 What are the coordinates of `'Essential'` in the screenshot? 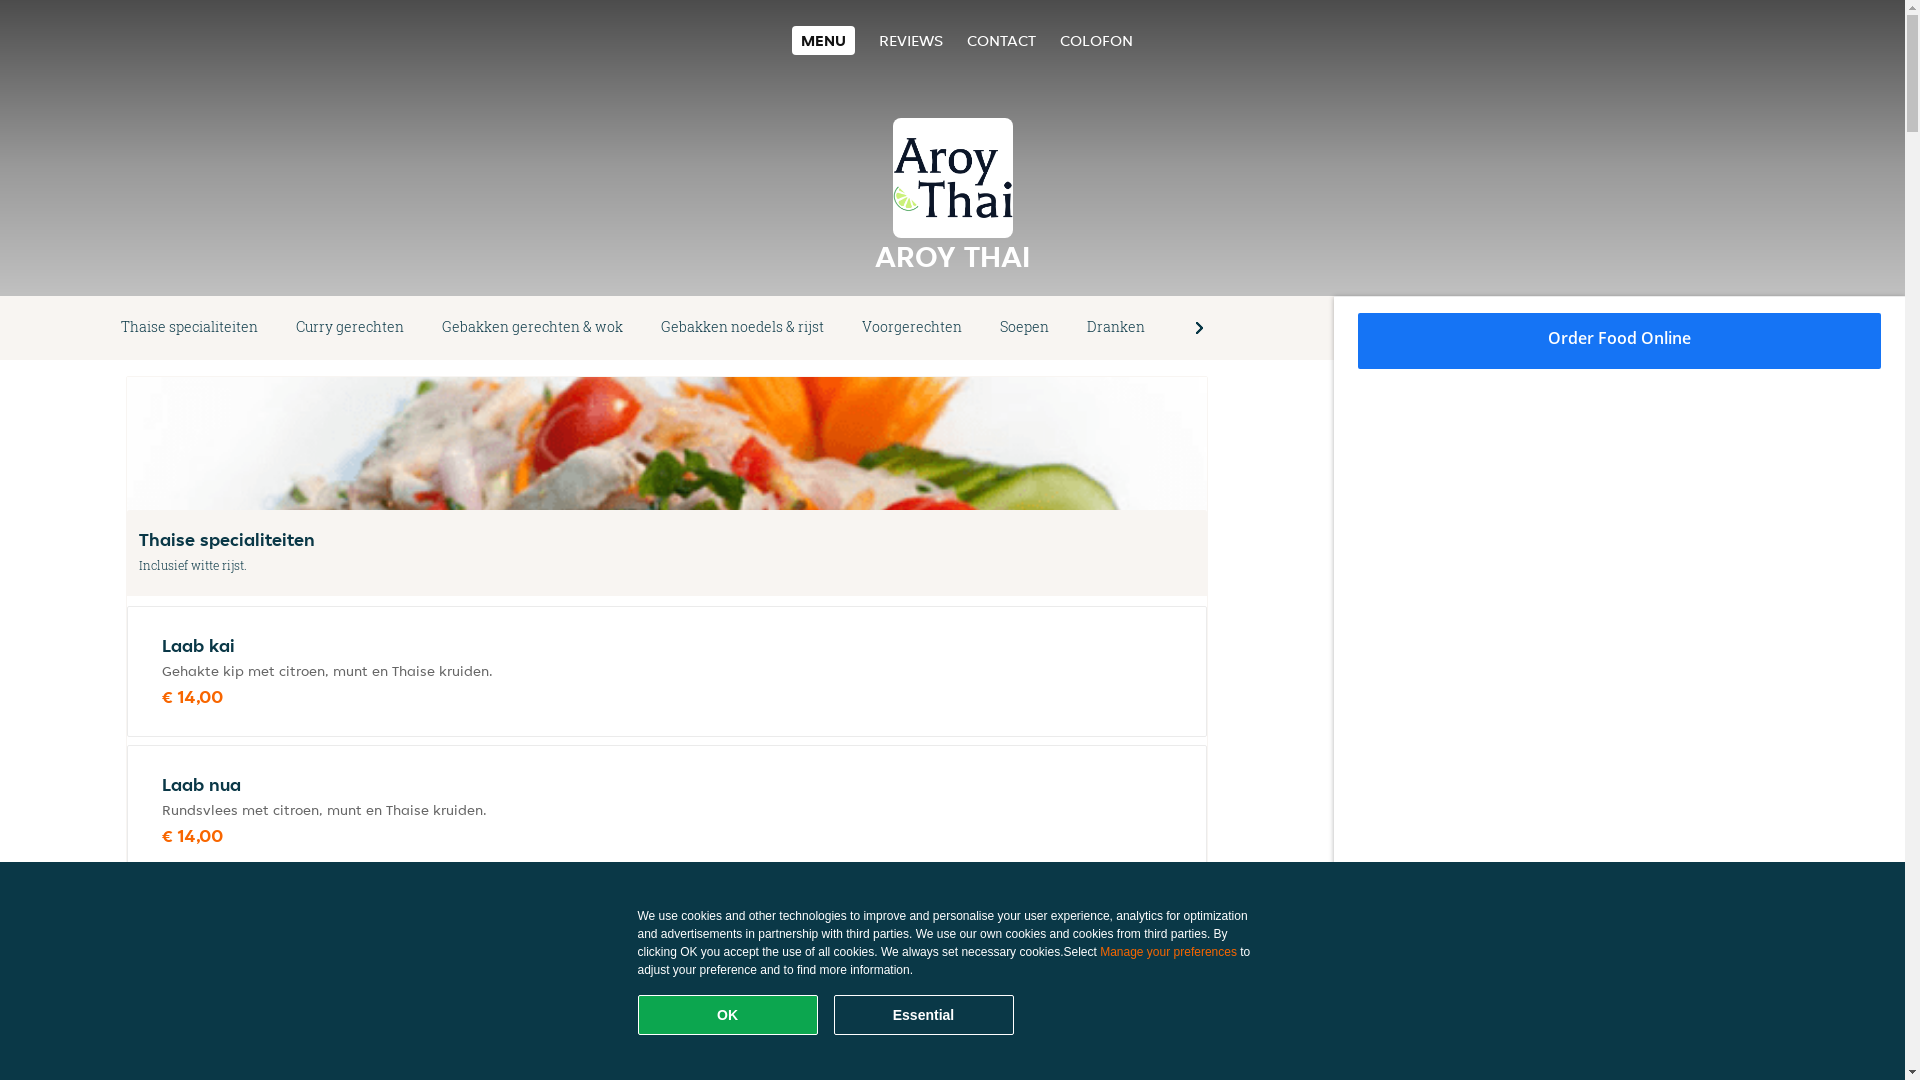 It's located at (922, 1014).